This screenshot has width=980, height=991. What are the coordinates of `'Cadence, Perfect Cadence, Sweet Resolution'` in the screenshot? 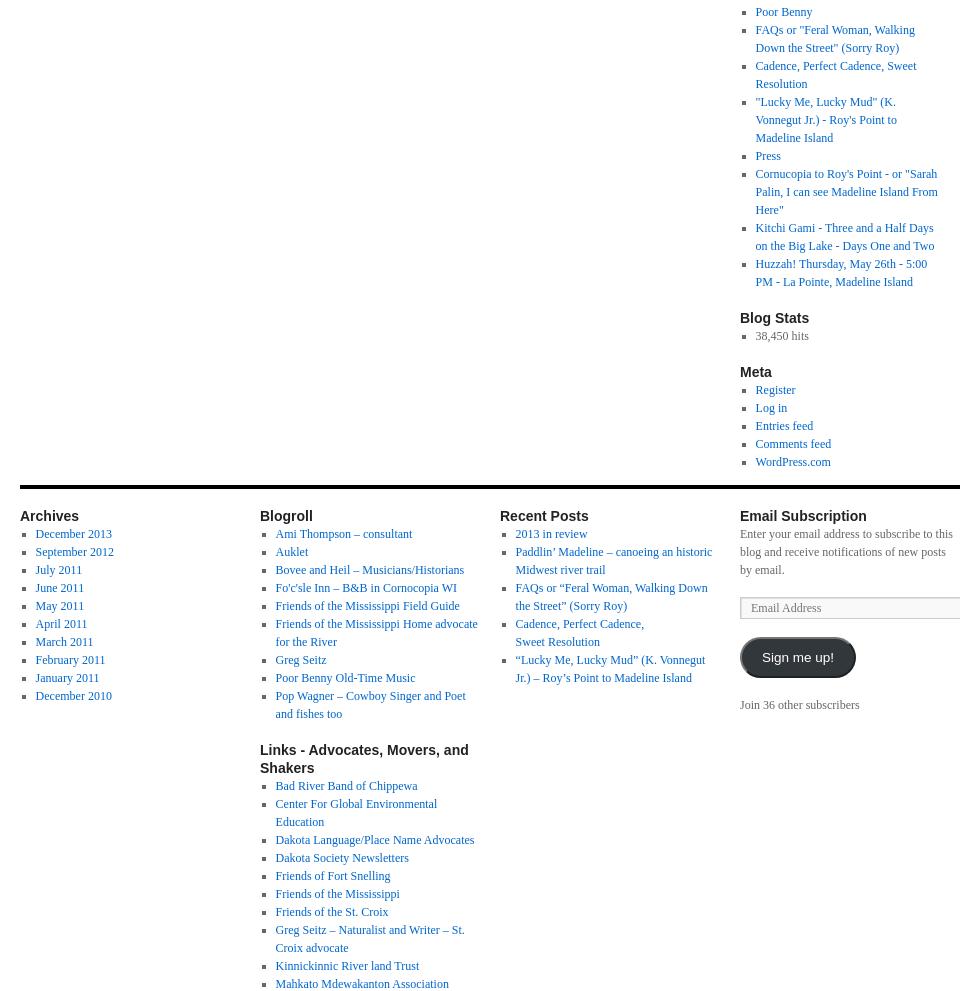 It's located at (835, 75).